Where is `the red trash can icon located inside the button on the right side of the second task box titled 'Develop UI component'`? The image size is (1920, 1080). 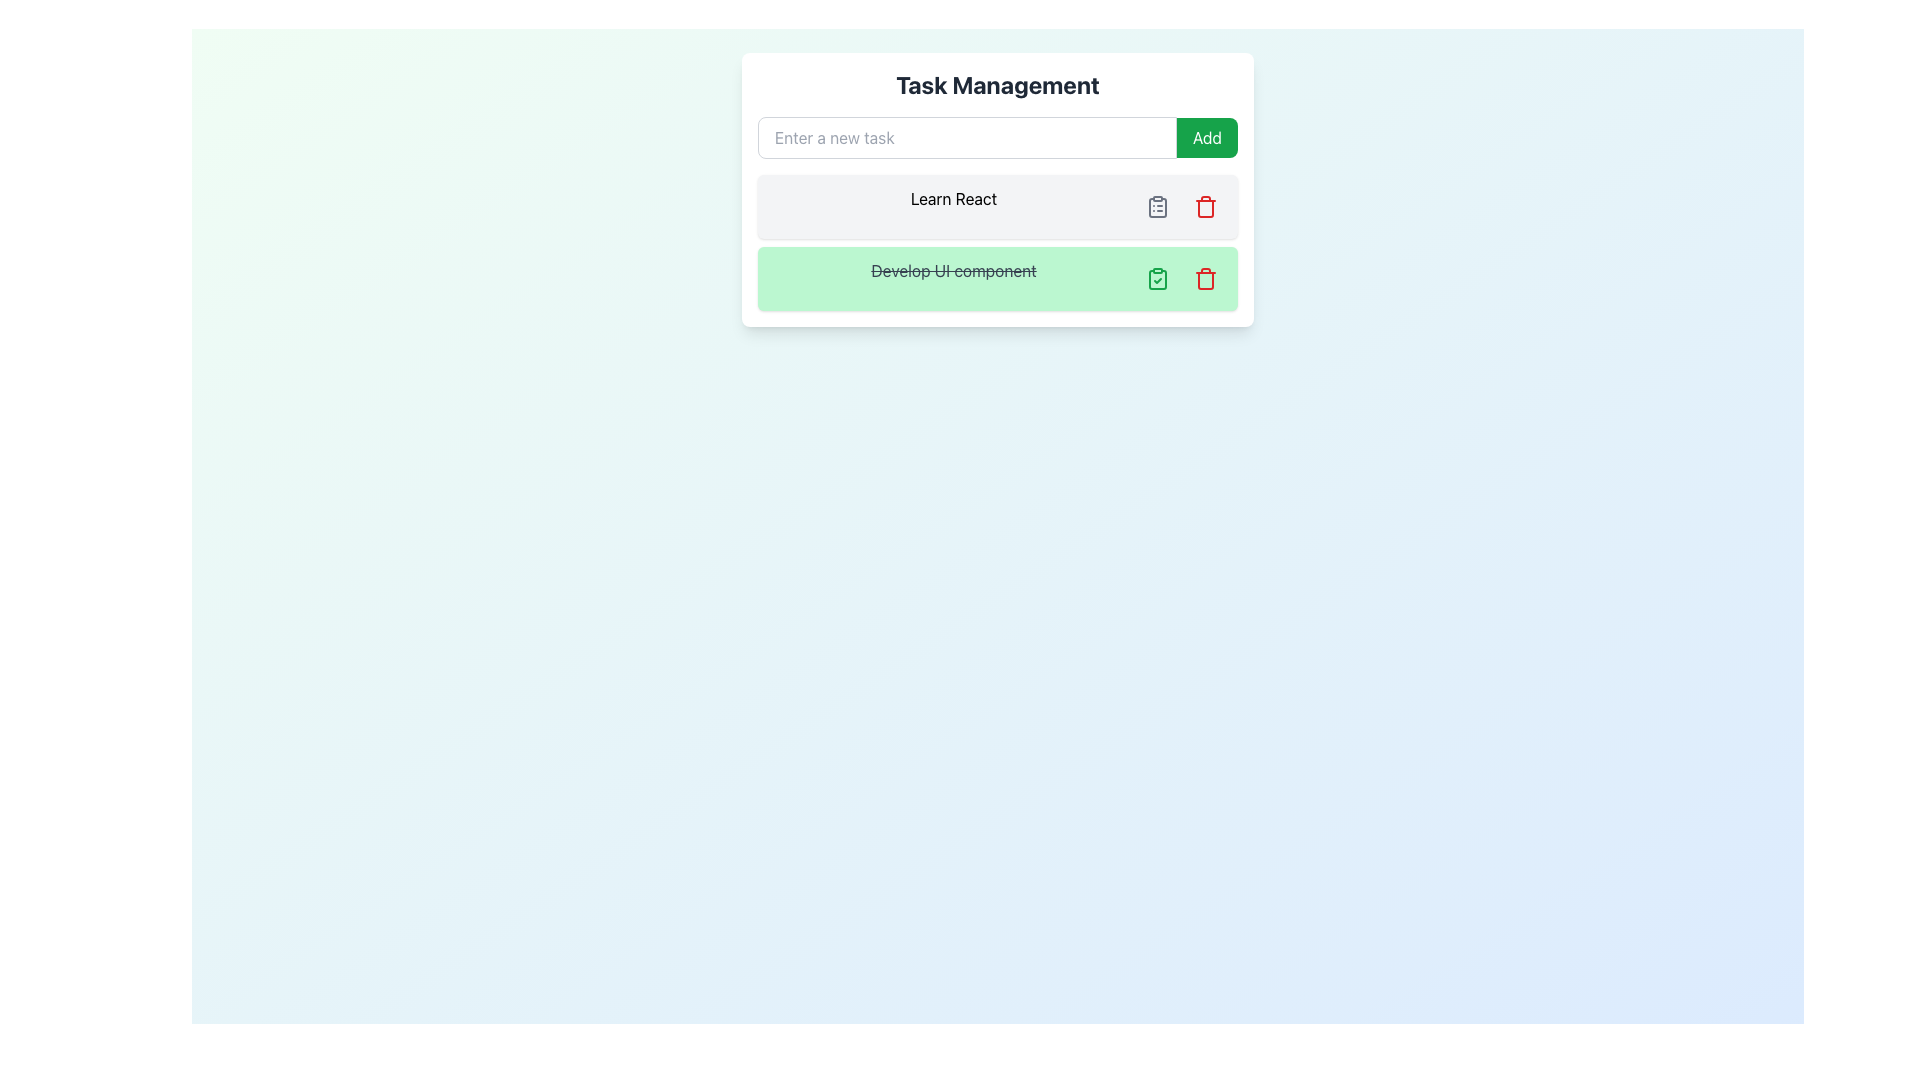 the red trash can icon located inside the button on the right side of the second task box titled 'Develop UI component' is located at coordinates (1204, 208).